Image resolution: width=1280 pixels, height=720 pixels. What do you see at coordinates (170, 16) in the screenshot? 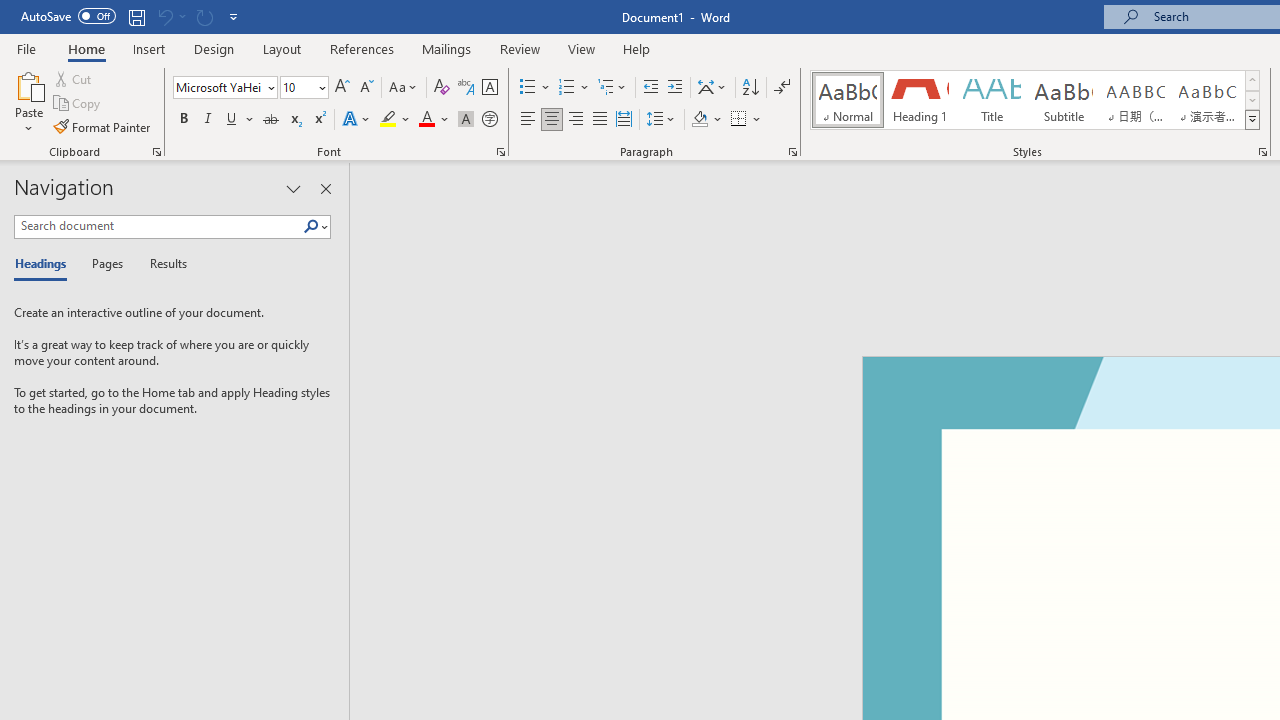
I see `'Can'` at bounding box center [170, 16].